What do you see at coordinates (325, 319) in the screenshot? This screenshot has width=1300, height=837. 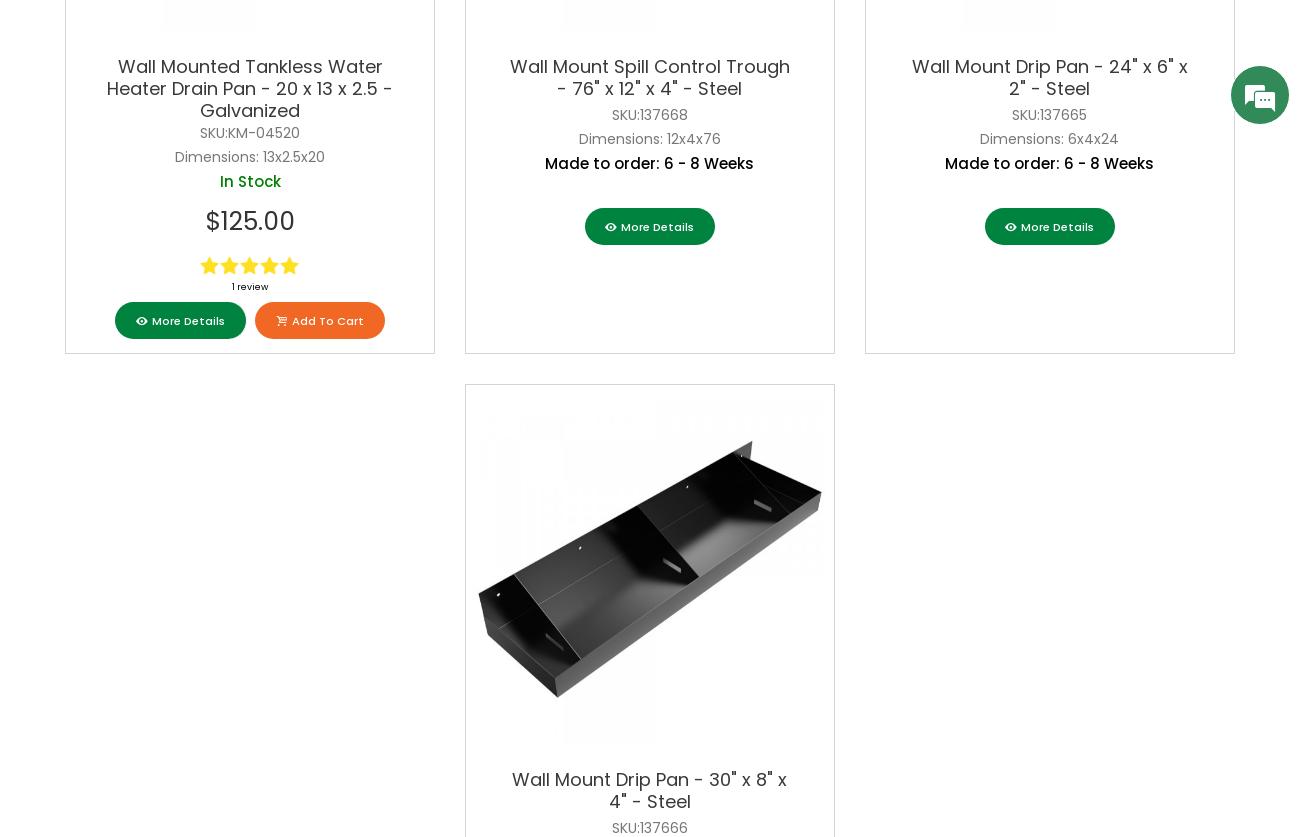 I see `'Add to cart'` at bounding box center [325, 319].